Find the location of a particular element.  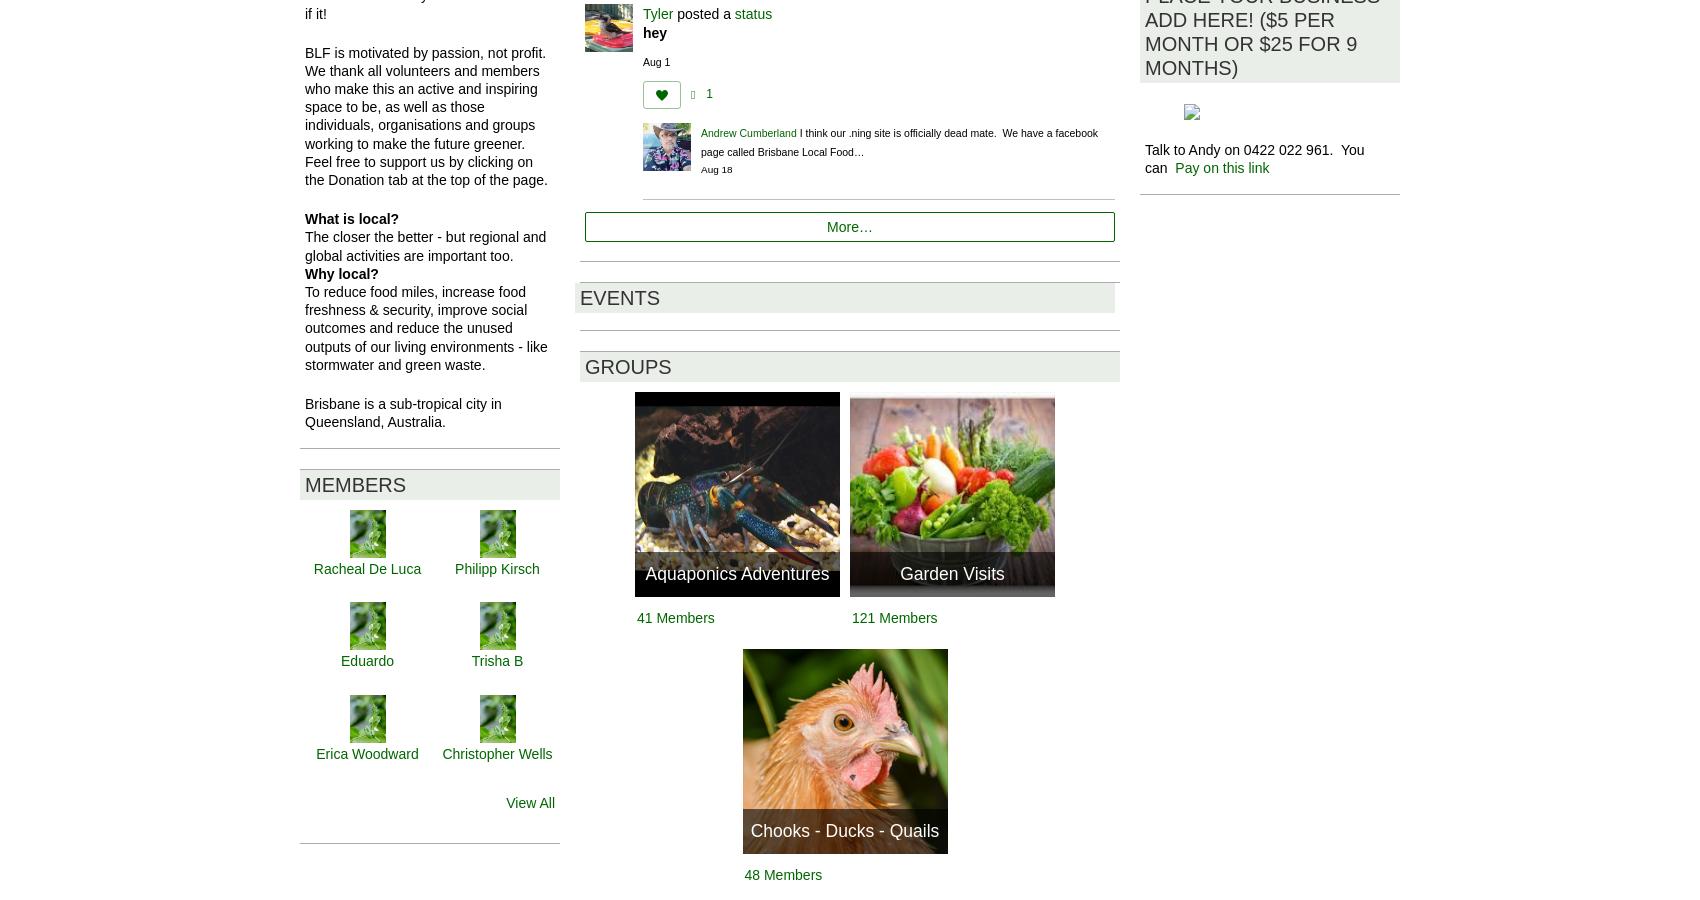

'Philipp Kirsch' is located at coordinates (454, 568).